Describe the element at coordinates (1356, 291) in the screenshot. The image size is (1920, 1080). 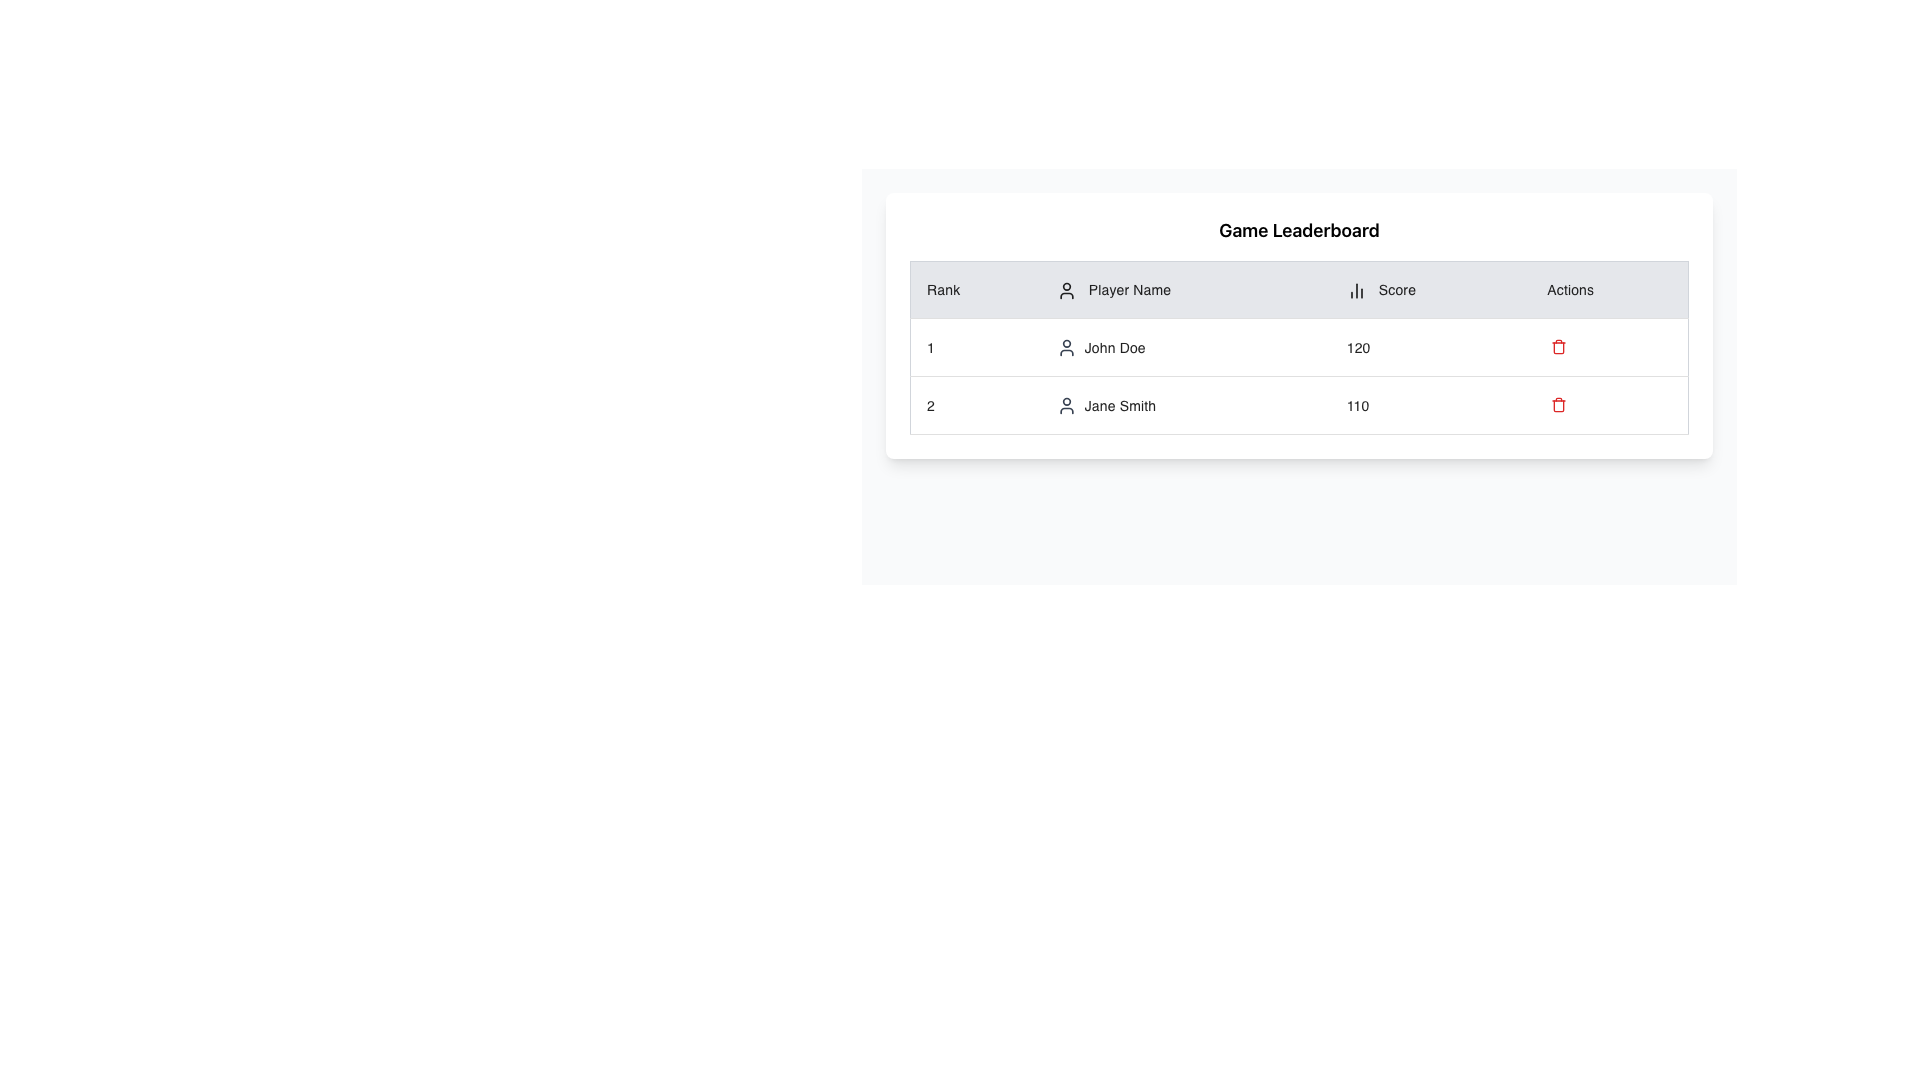
I see `the chart icon representing the 'Score' column in the leaderboard header, located to the left of the column title text 'Score'` at that location.